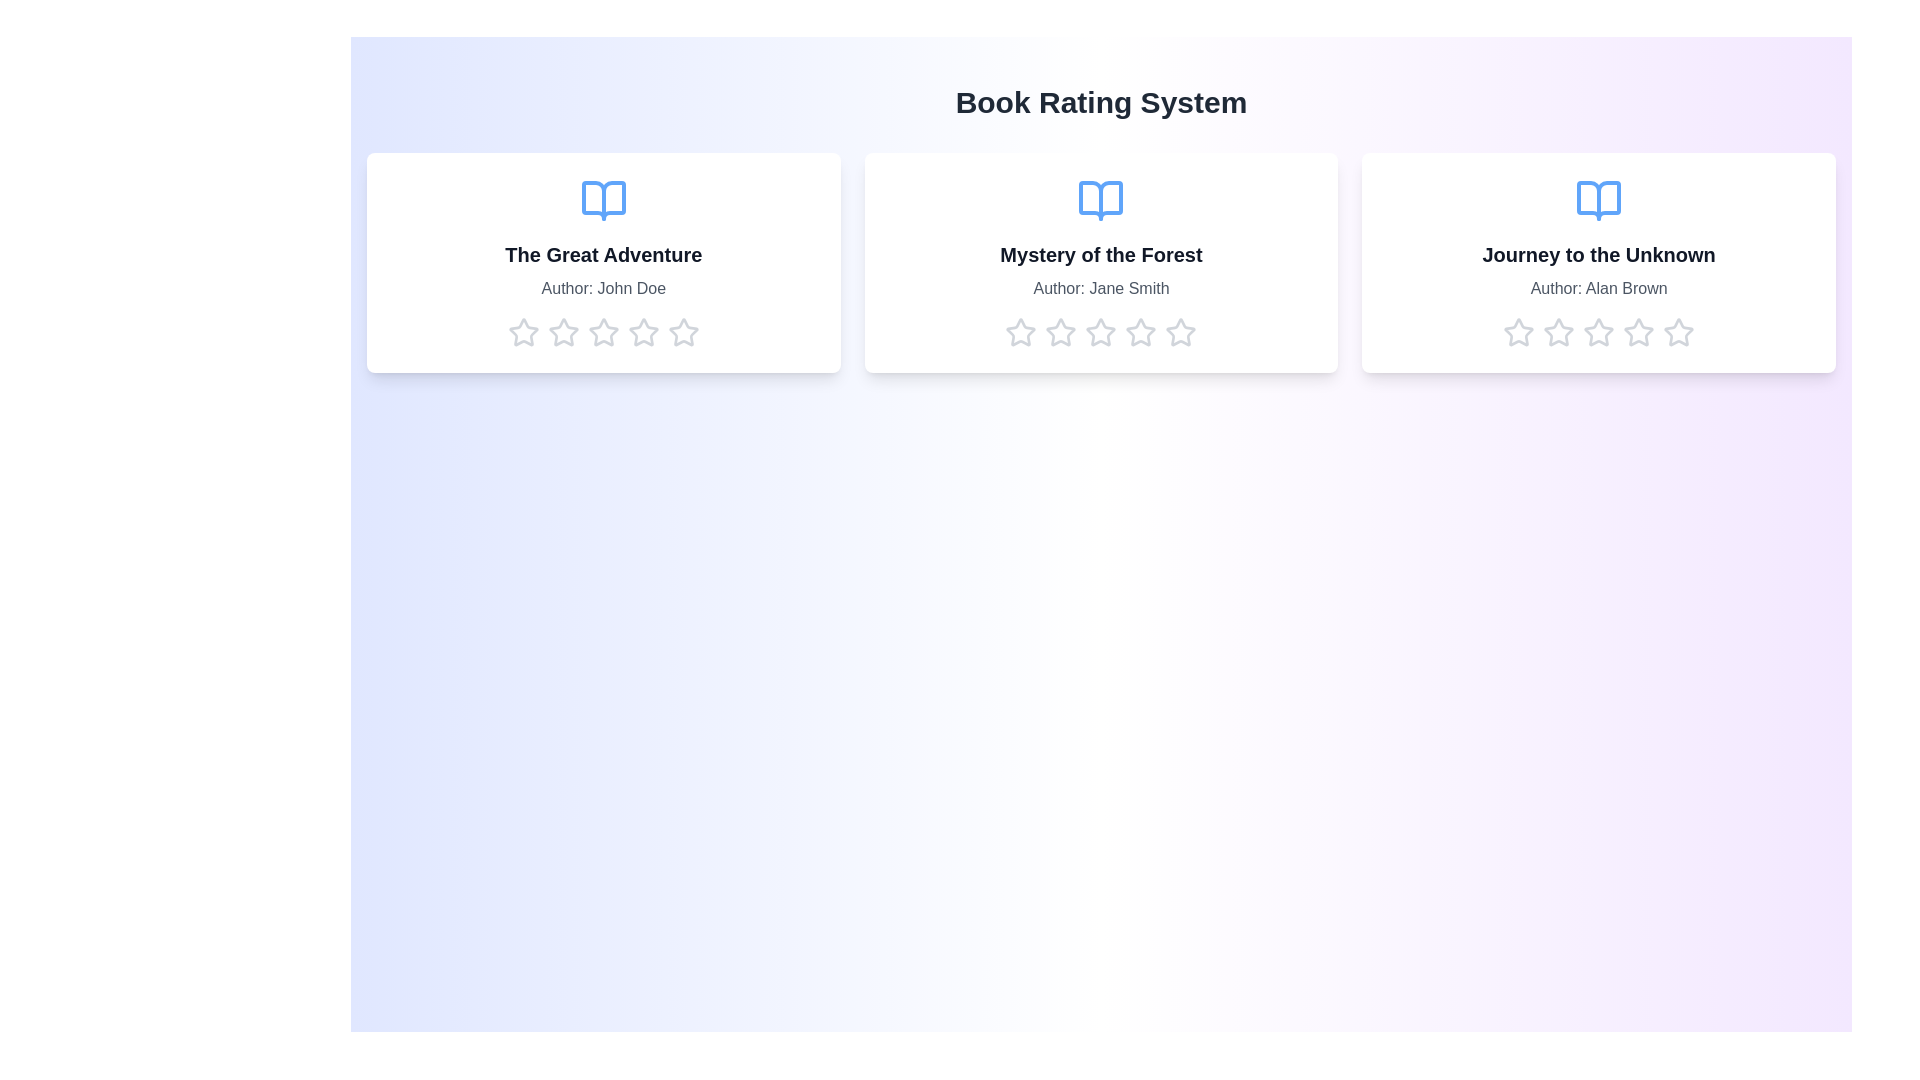 Image resolution: width=1920 pixels, height=1080 pixels. What do you see at coordinates (683, 331) in the screenshot?
I see `the star corresponding to 5 stars to preview the rating` at bounding box center [683, 331].